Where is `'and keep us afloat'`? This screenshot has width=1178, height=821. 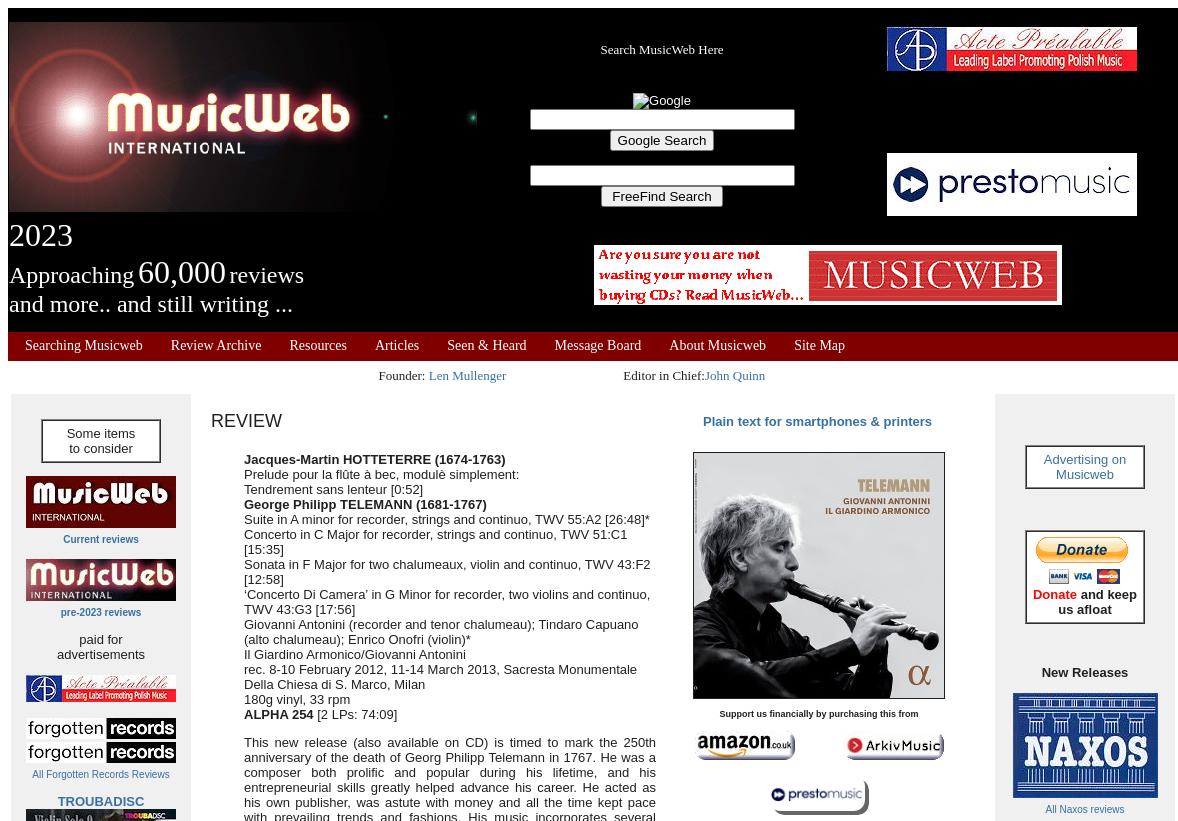 'and keep us afloat' is located at coordinates (1097, 600).